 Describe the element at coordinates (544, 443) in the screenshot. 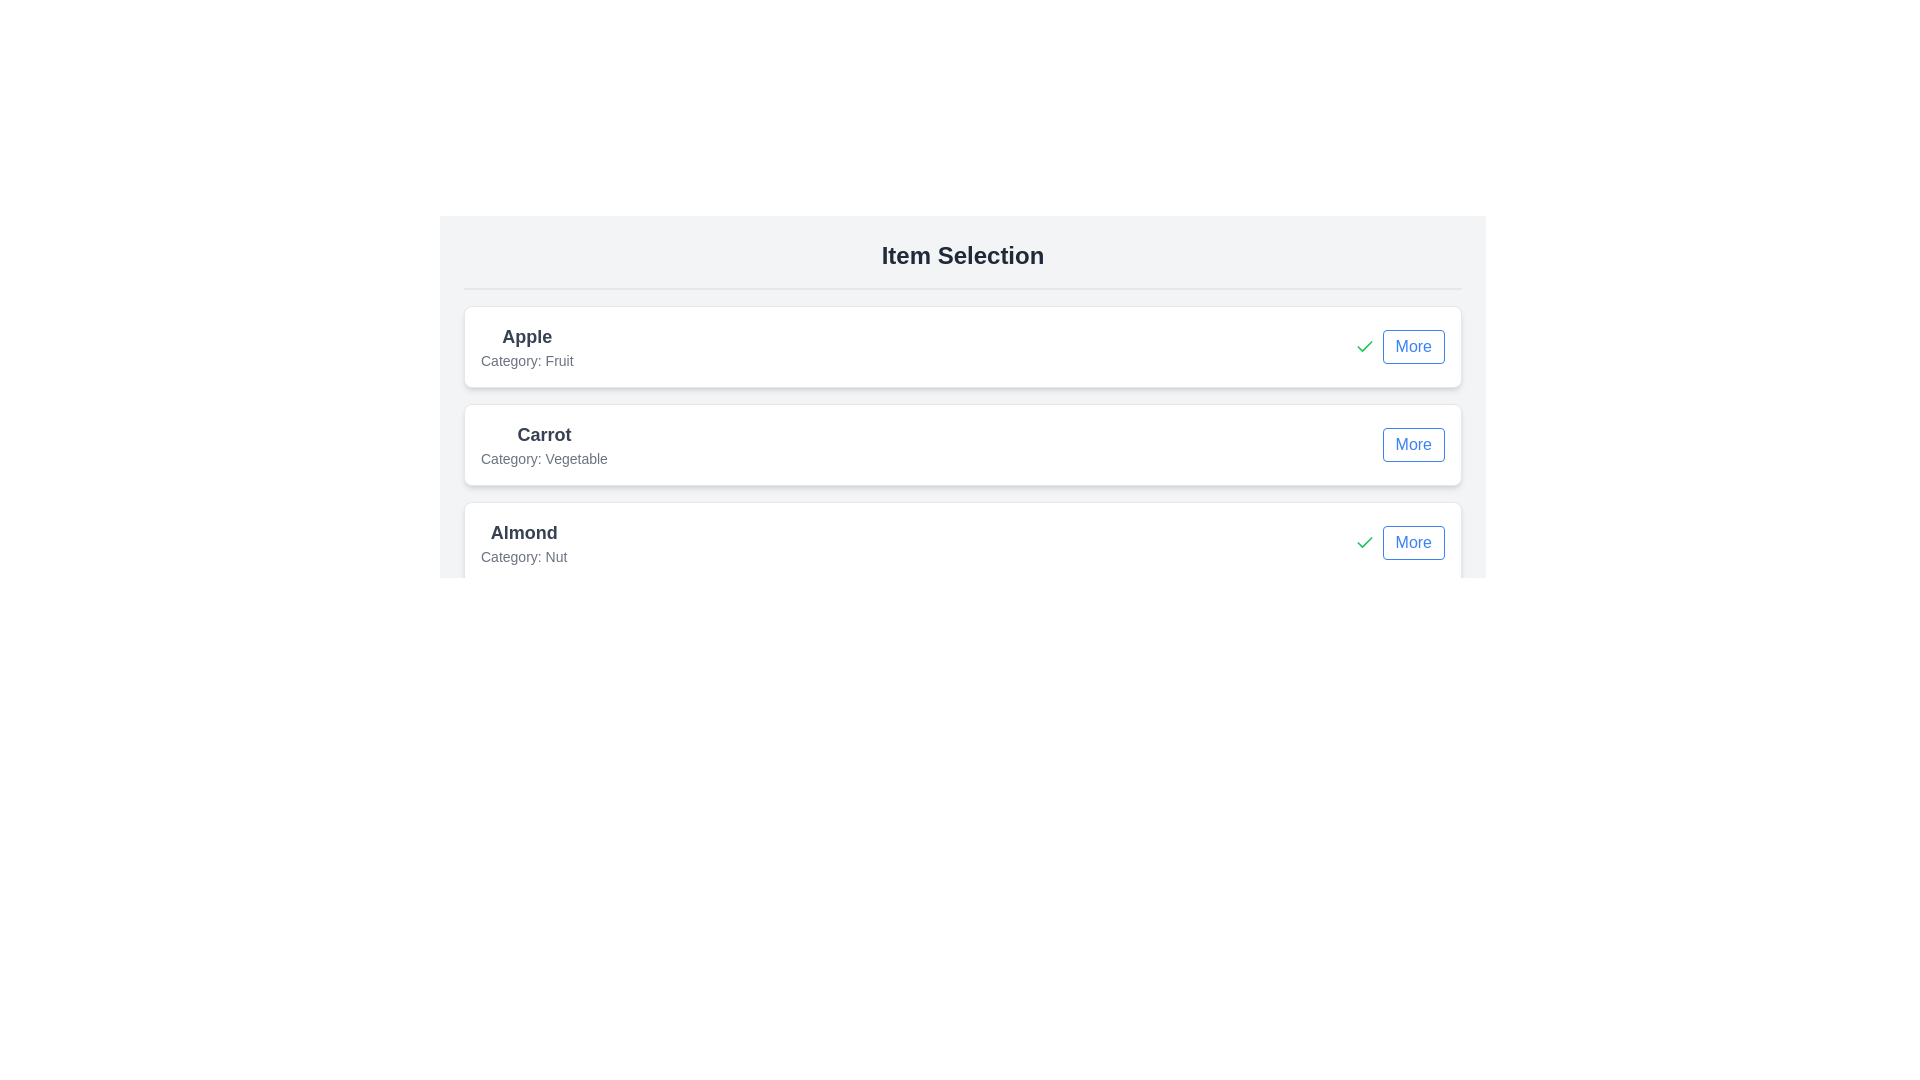

I see `the label that describes 'Carrot' as a 'Vegetable', located in the second list item of a bordered, shadowed card` at that location.